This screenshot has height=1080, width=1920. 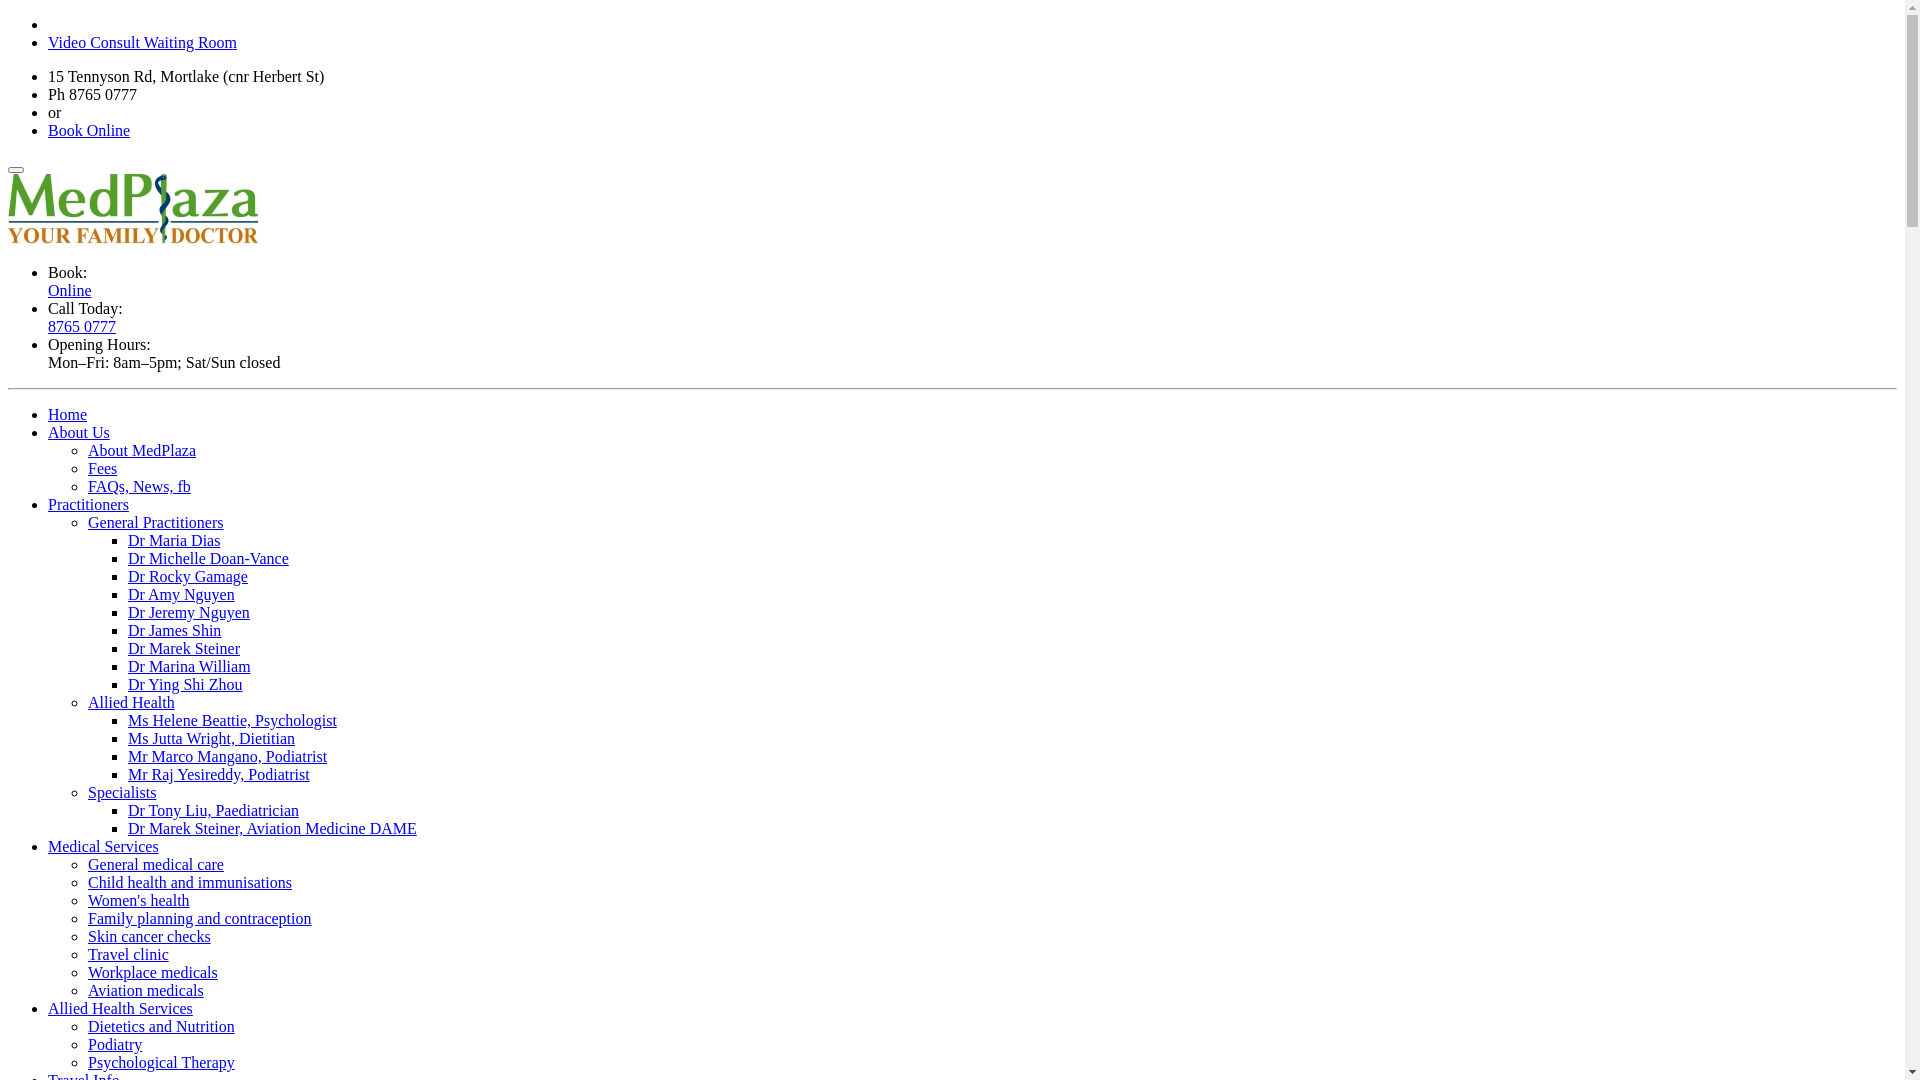 I want to click on 'Family planning and contraception', so click(x=200, y=918).